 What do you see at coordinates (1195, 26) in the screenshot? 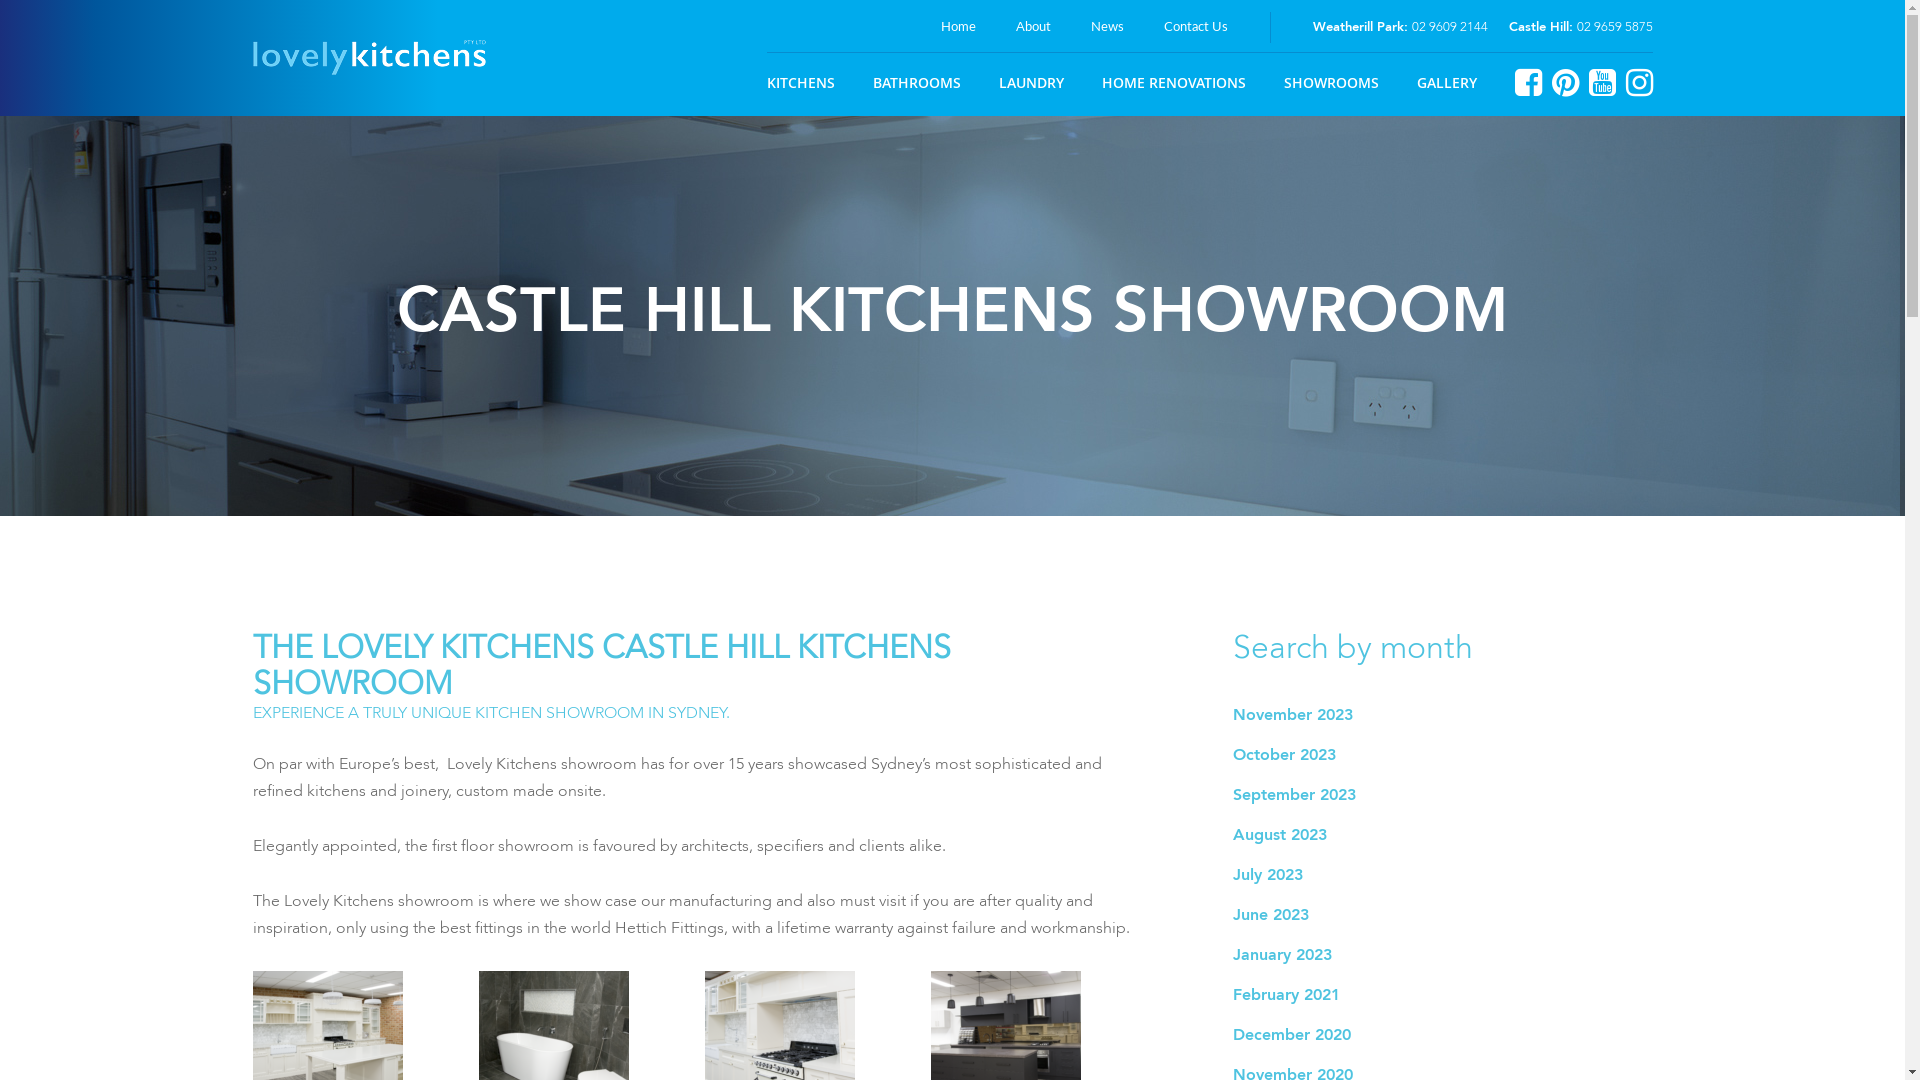
I see `'Contact Us'` at bounding box center [1195, 26].